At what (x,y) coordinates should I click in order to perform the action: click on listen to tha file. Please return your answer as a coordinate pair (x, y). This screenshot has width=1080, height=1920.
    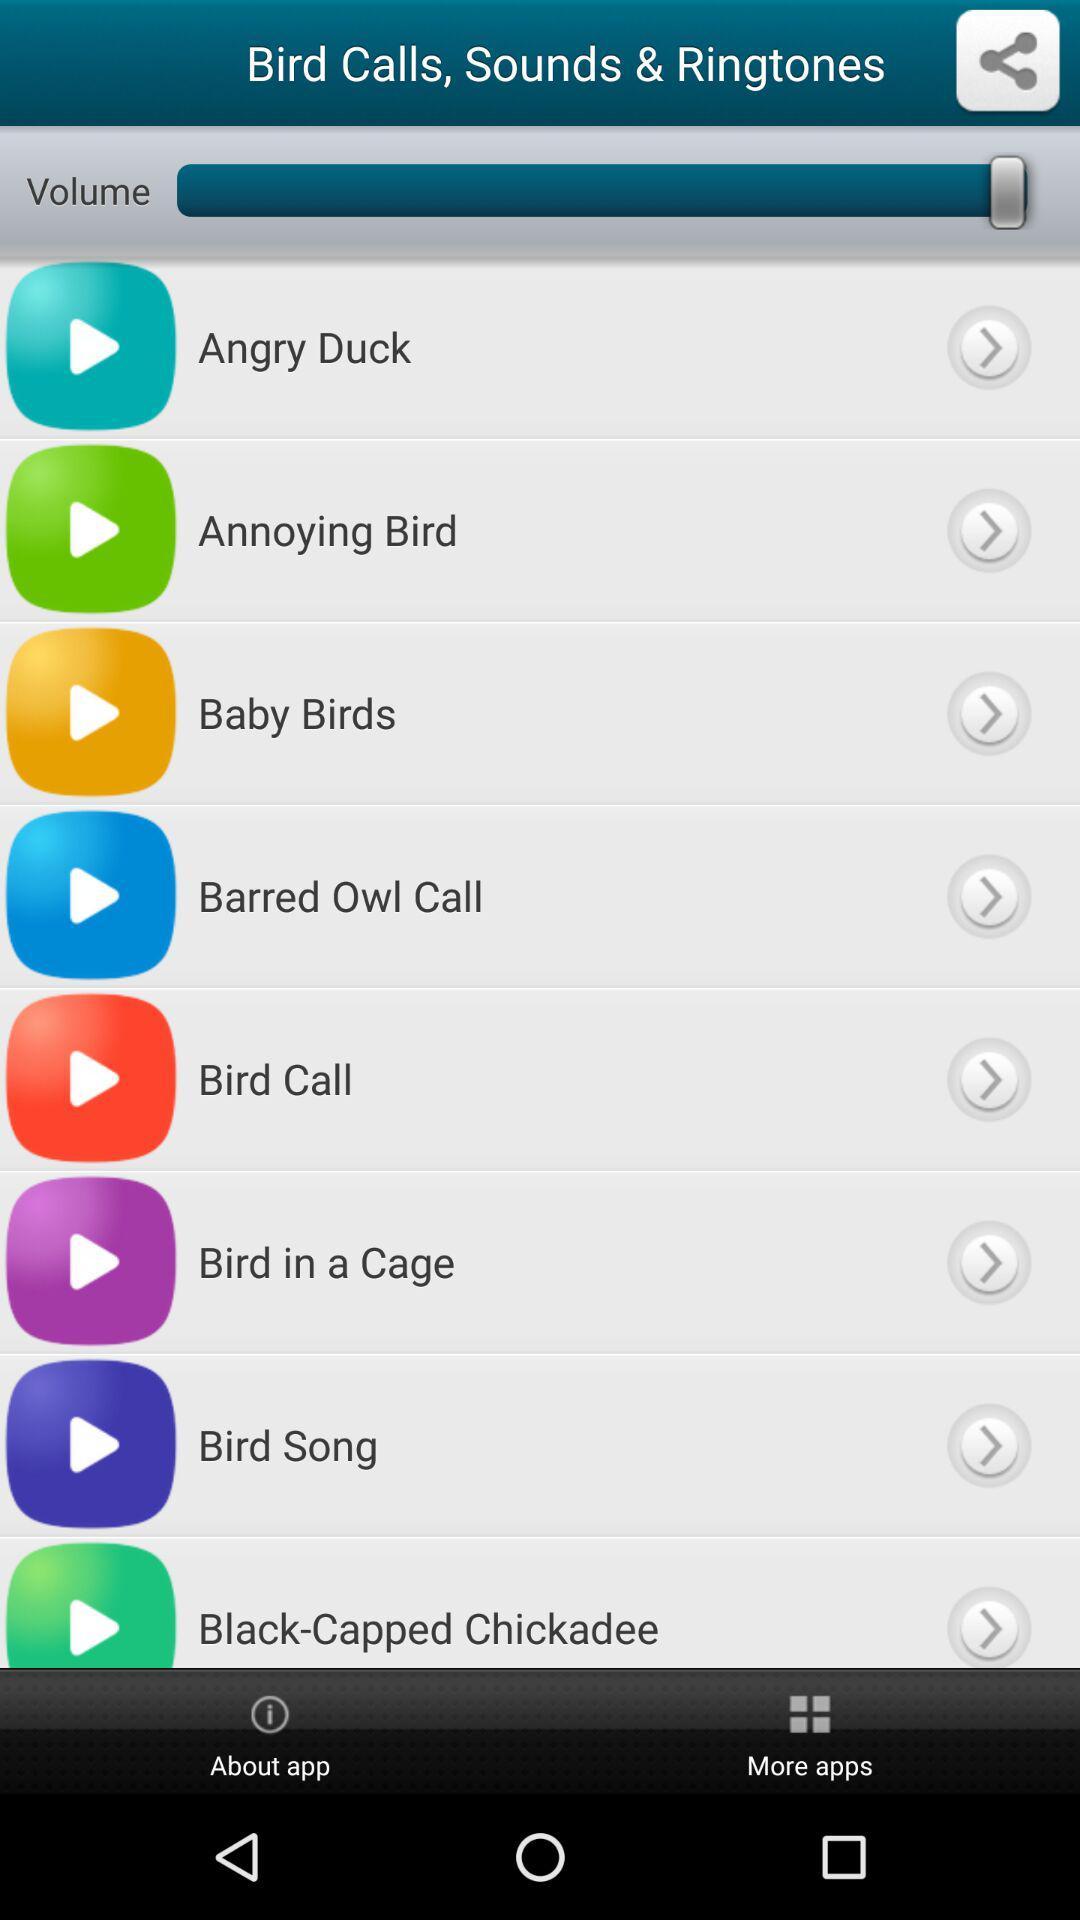
    Looking at the image, I should click on (987, 894).